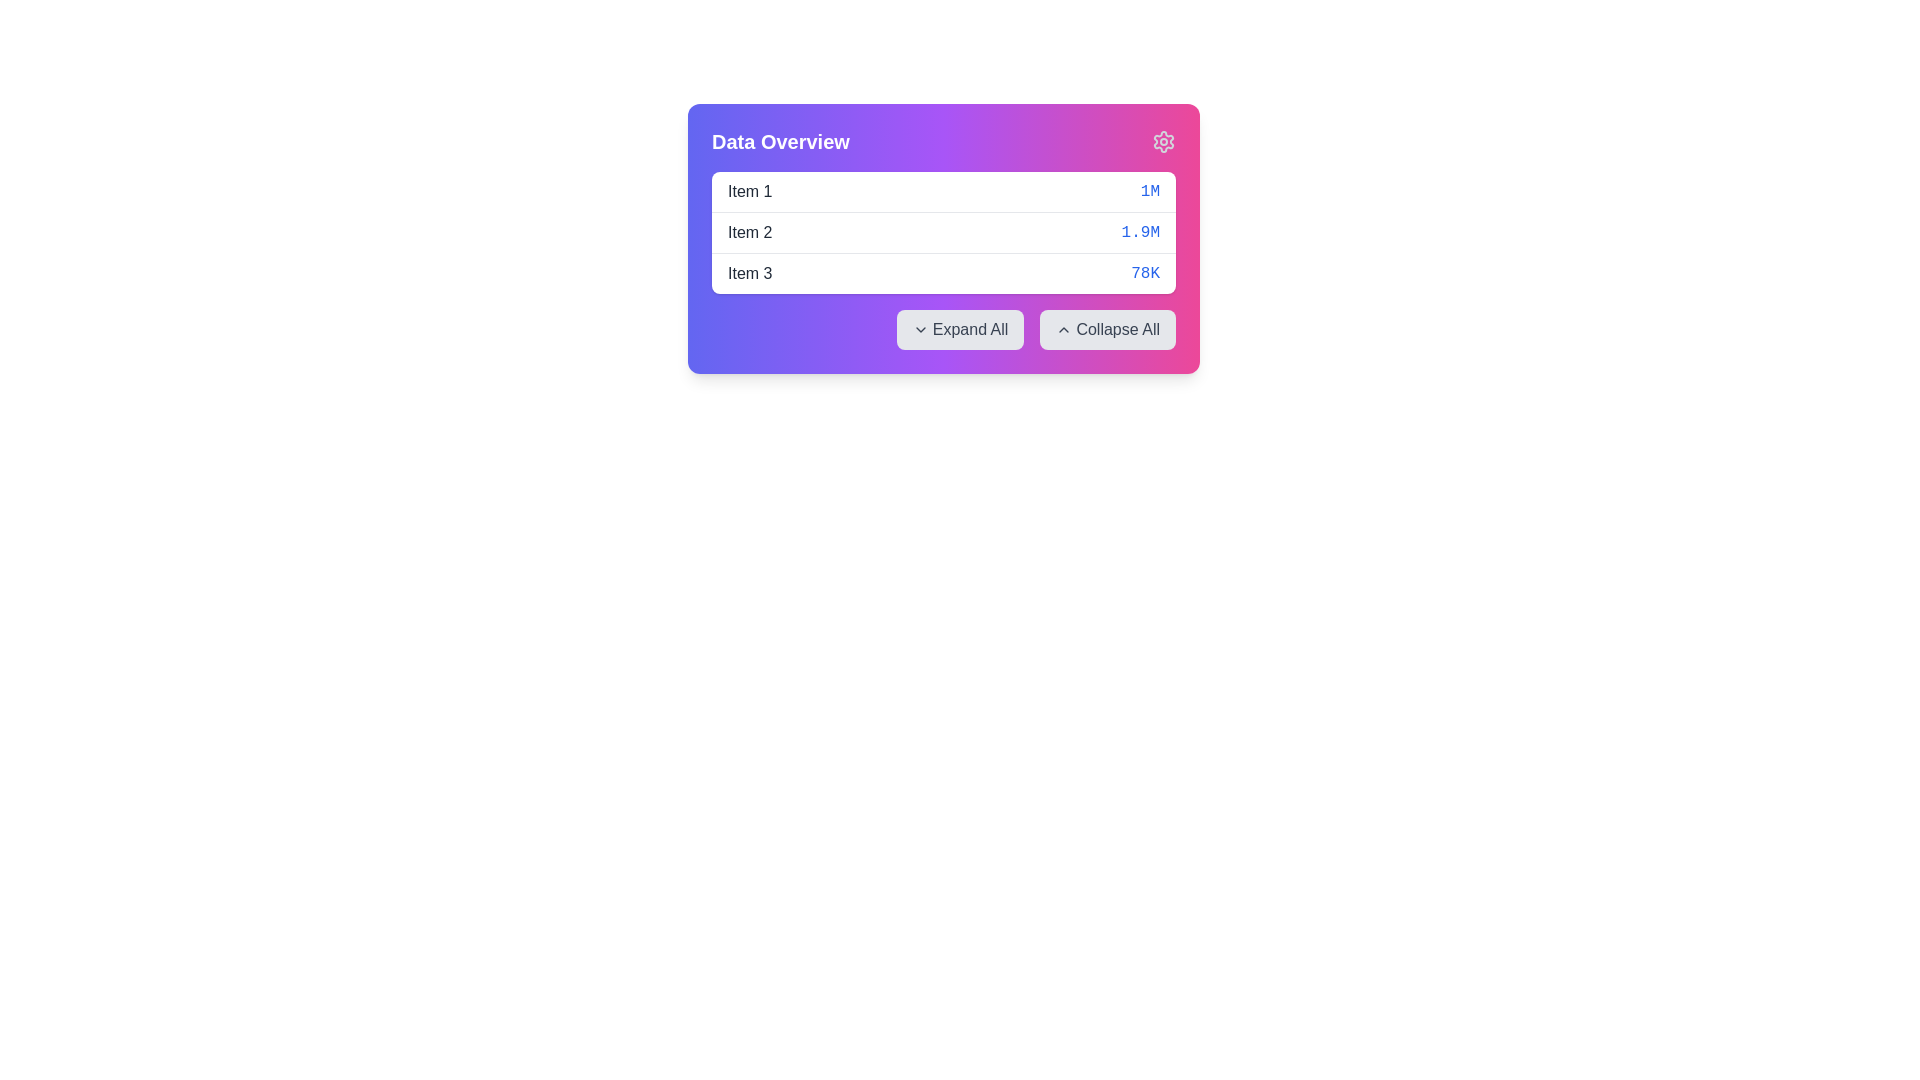 This screenshot has width=1920, height=1080. Describe the element at coordinates (919, 329) in the screenshot. I see `the downward-pointing chevron icon located next to the 'Expand All' text` at that location.